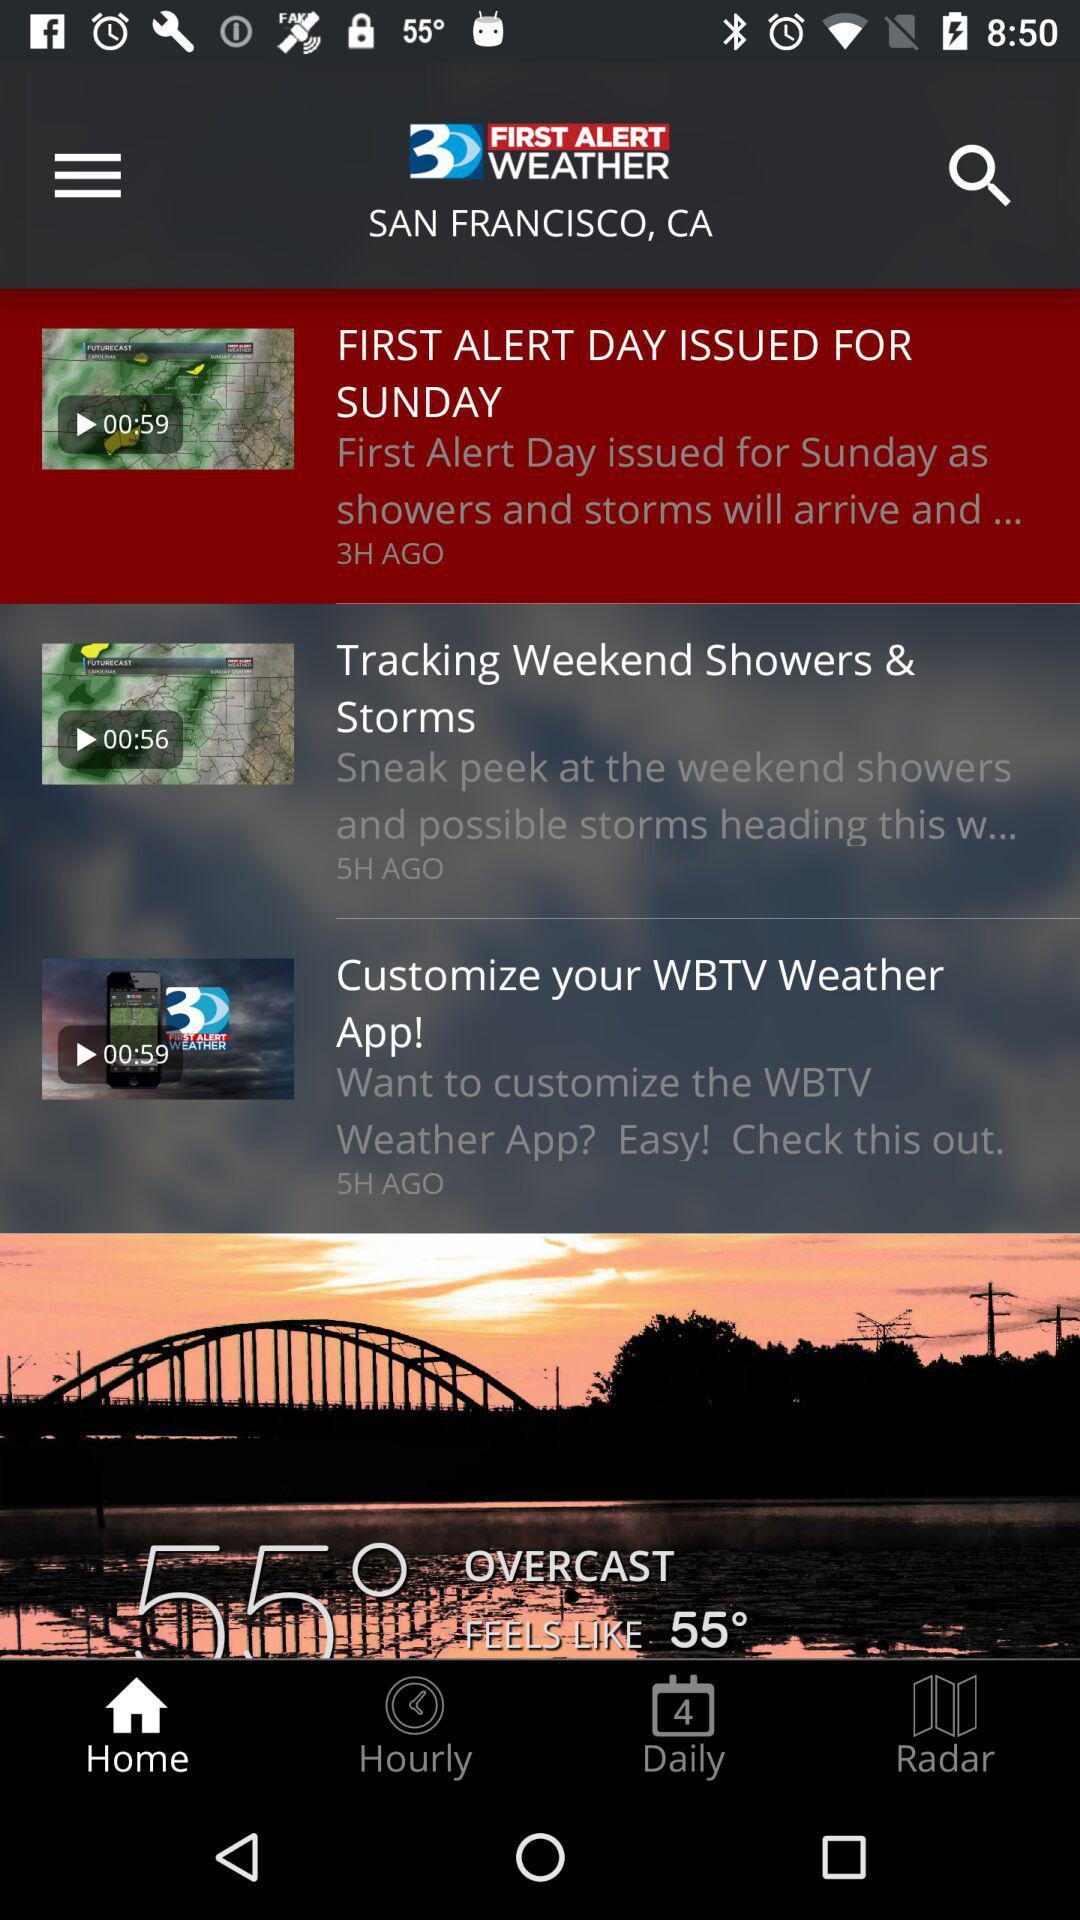 This screenshot has height=1920, width=1080. Describe the element at coordinates (682, 1726) in the screenshot. I see `icon next to the radar` at that location.